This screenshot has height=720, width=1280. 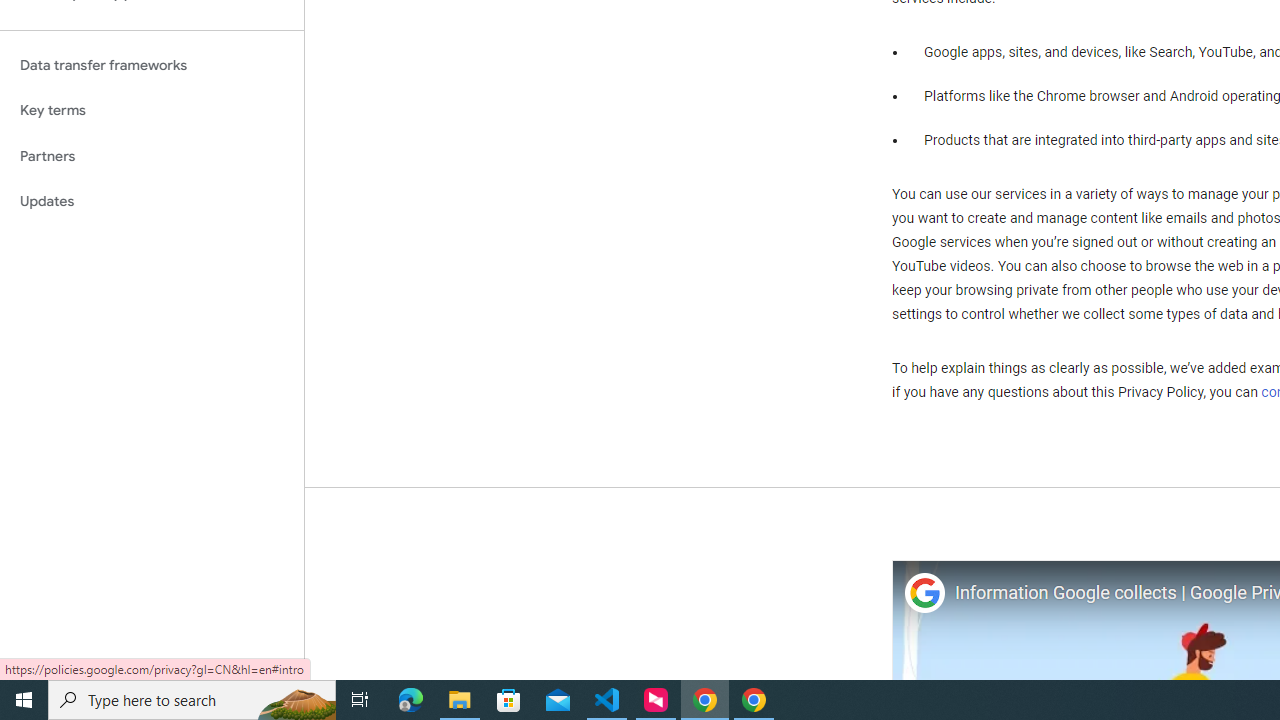 I want to click on 'Partners', so click(x=151, y=155).